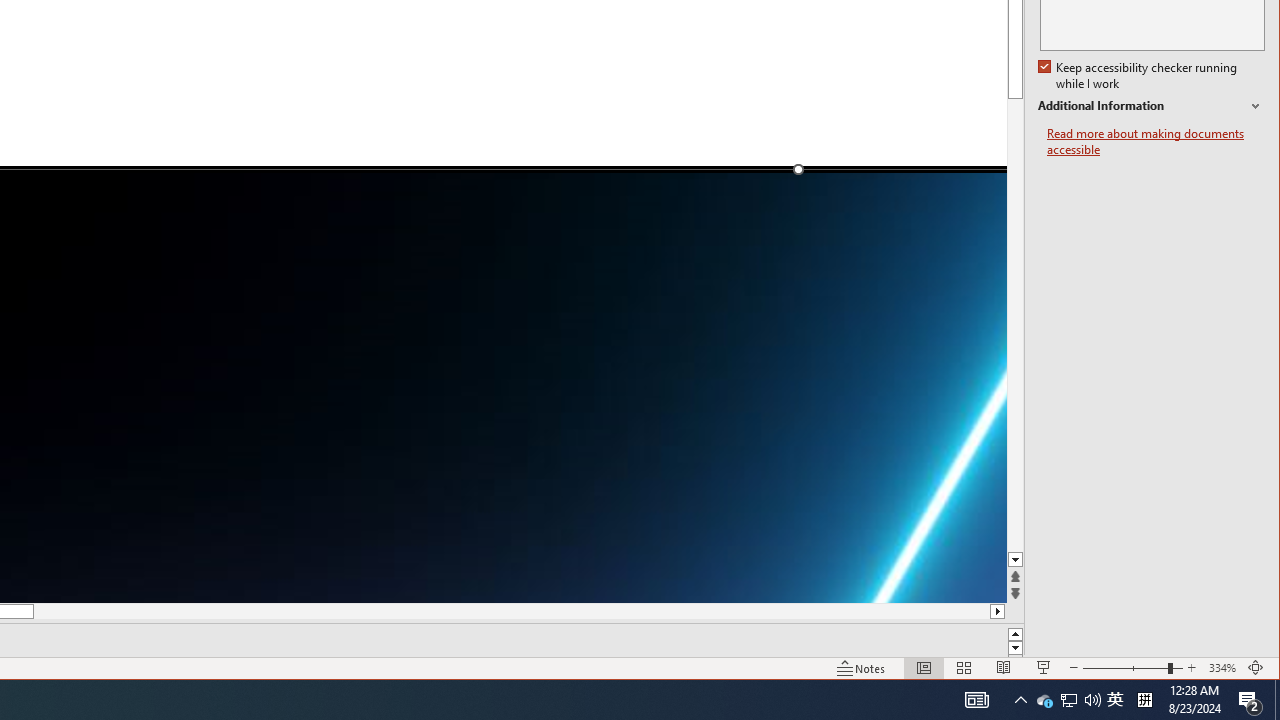 This screenshot has height=720, width=1280. What do you see at coordinates (1276, 698) in the screenshot?
I see `'Show desktop'` at bounding box center [1276, 698].